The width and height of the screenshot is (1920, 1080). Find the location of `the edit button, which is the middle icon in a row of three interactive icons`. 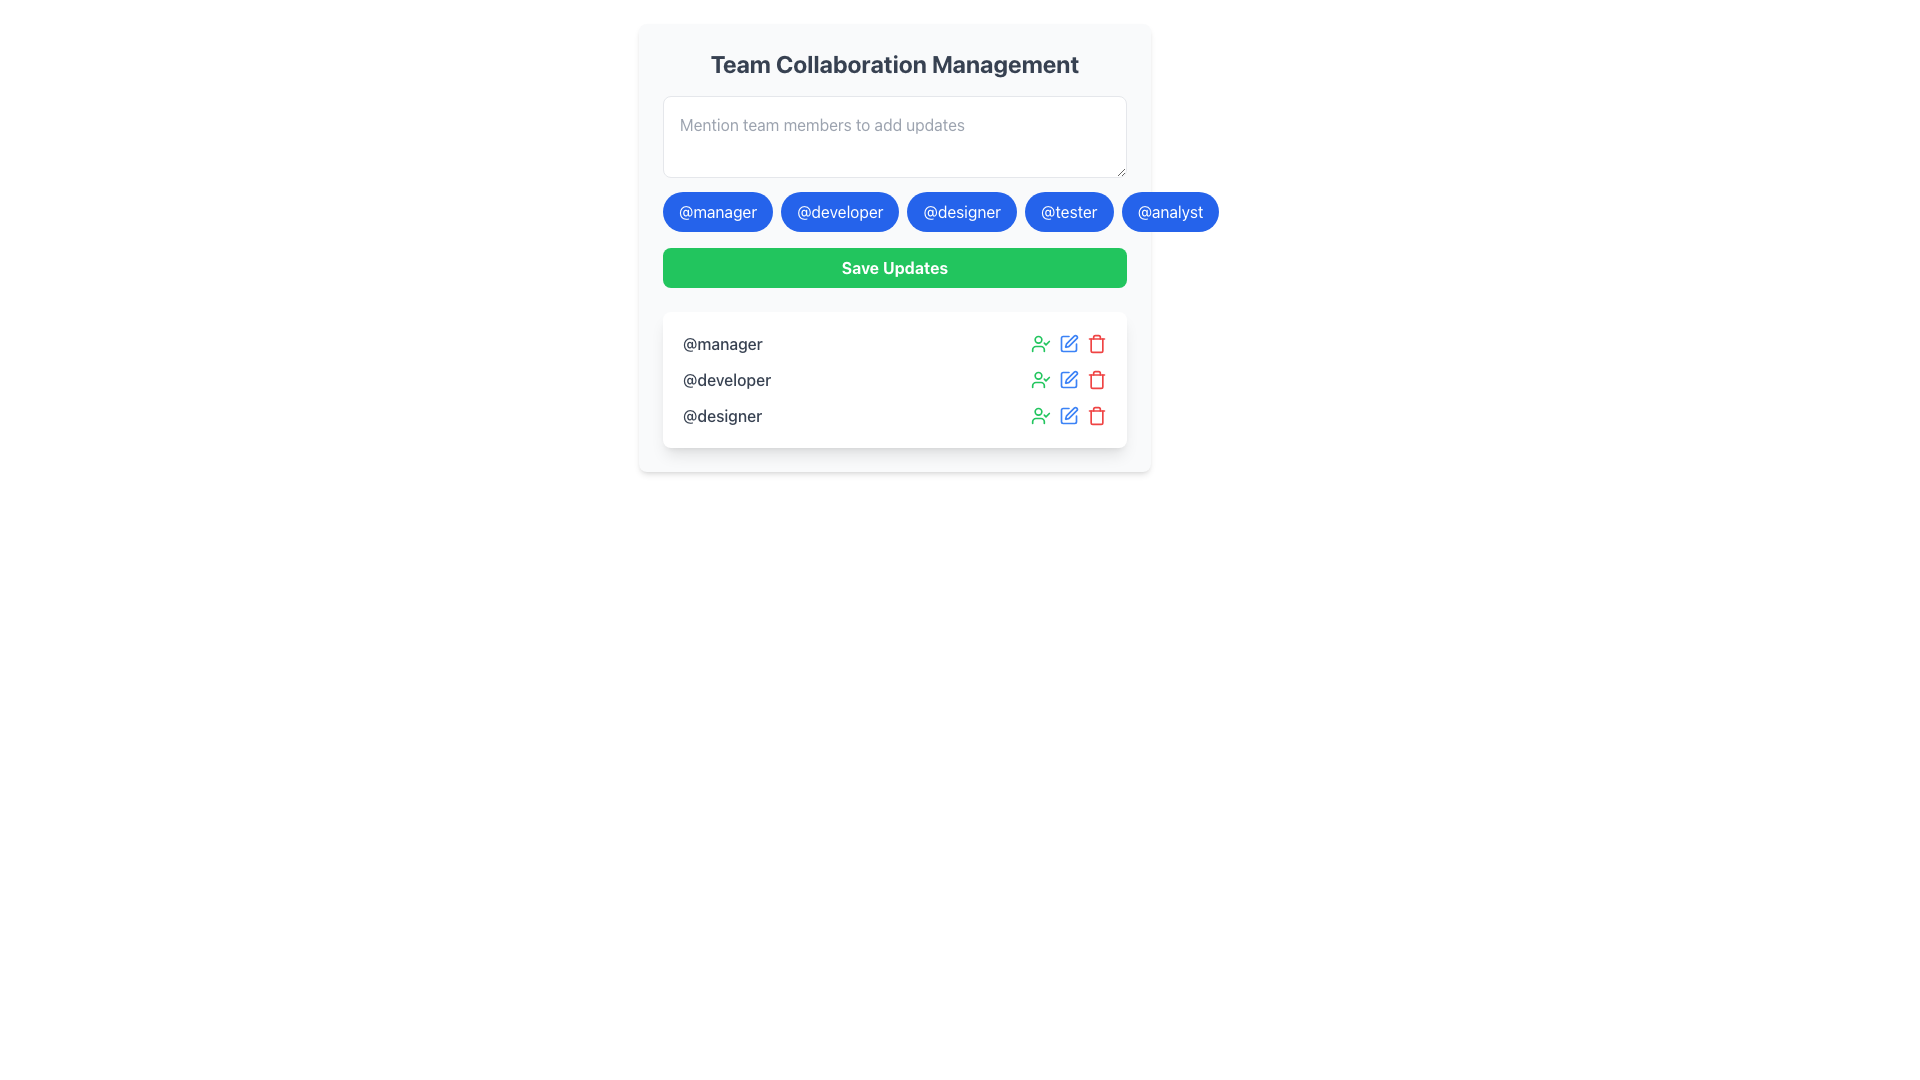

the edit button, which is the middle icon in a row of three interactive icons is located at coordinates (1068, 380).